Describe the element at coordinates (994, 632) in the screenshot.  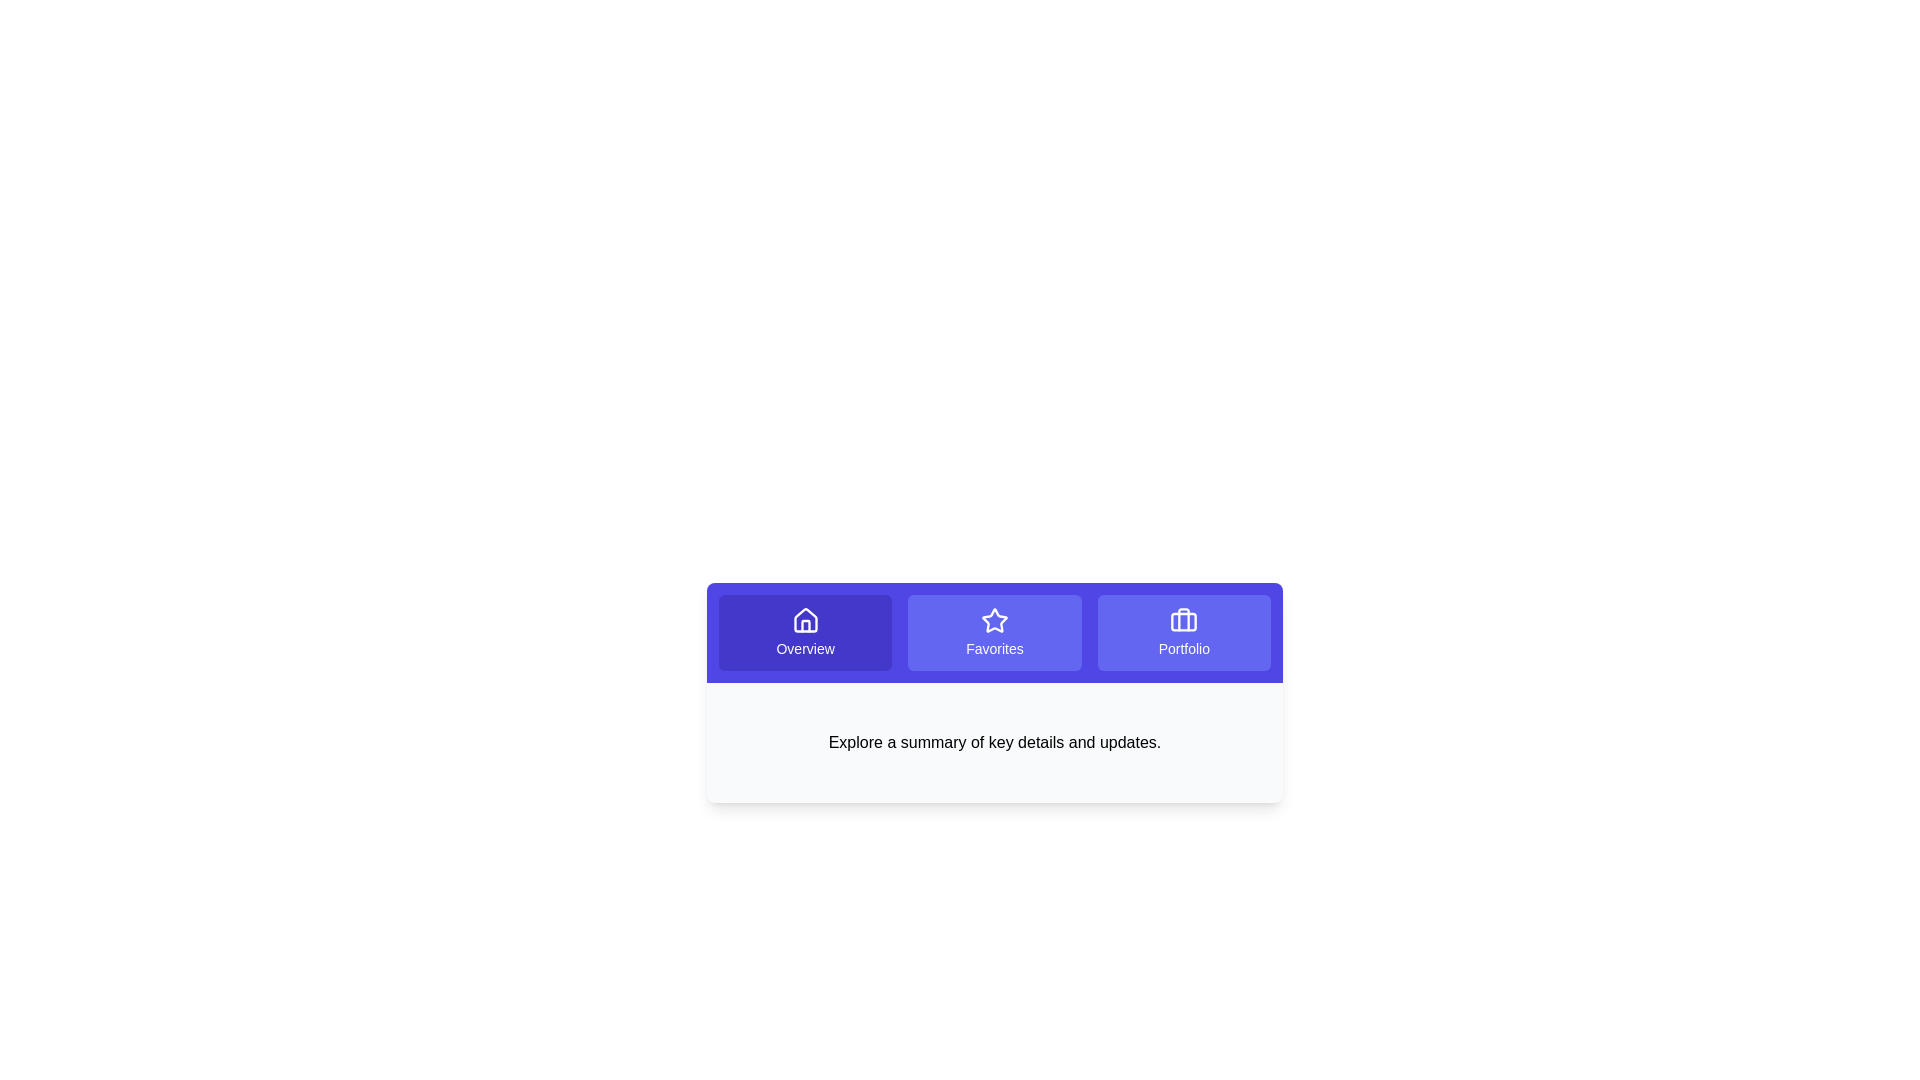
I see `the Favorites button to view its content` at that location.